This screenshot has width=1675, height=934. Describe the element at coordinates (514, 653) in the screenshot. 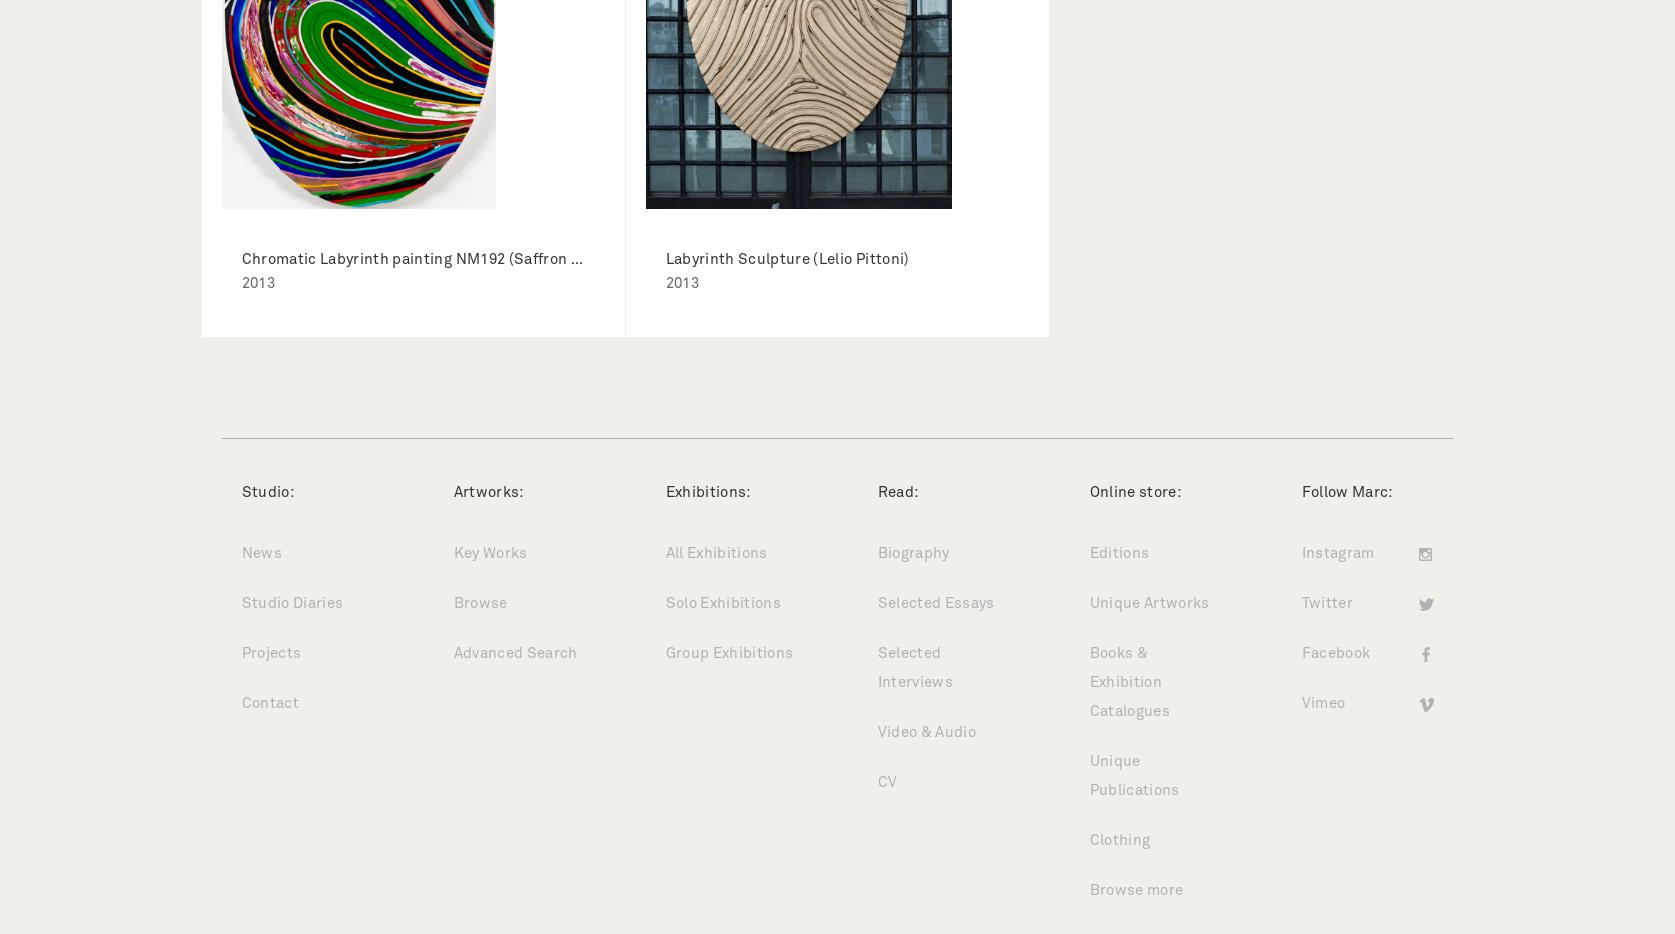

I see `'Advanced Search'` at that location.